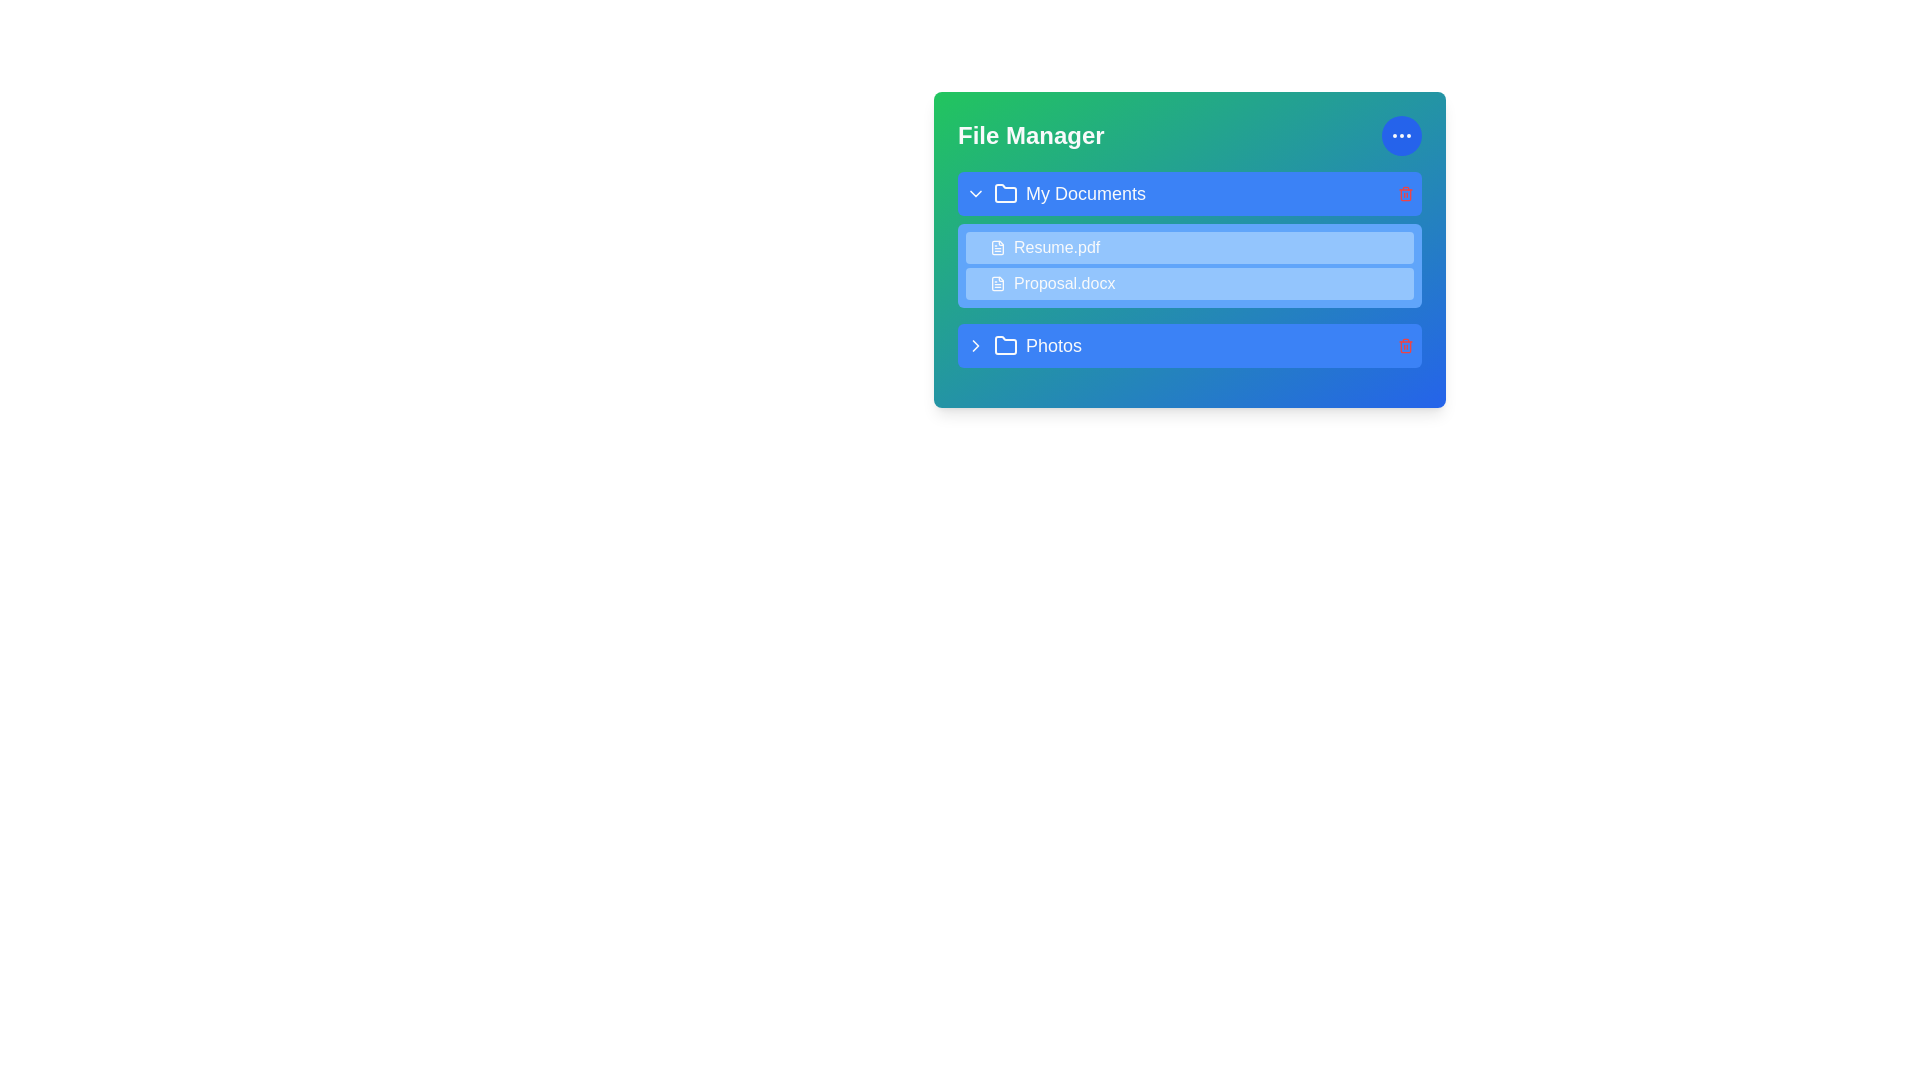 Image resolution: width=1920 pixels, height=1080 pixels. Describe the element at coordinates (1031, 135) in the screenshot. I see `the 'File Manager' label, which displays the text in a bold and large font at the top left corner of the panel with a gradient background` at that location.